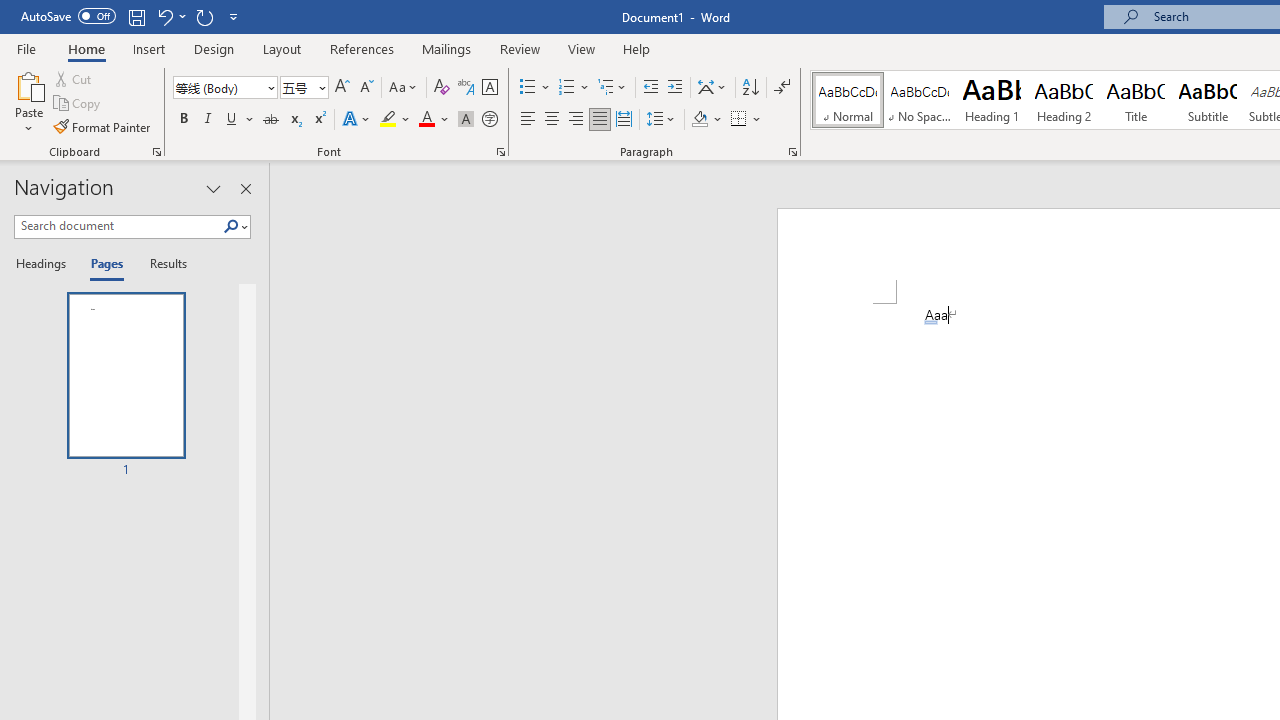 The image size is (1280, 720). What do you see at coordinates (208, 119) in the screenshot?
I see `'Italic'` at bounding box center [208, 119].